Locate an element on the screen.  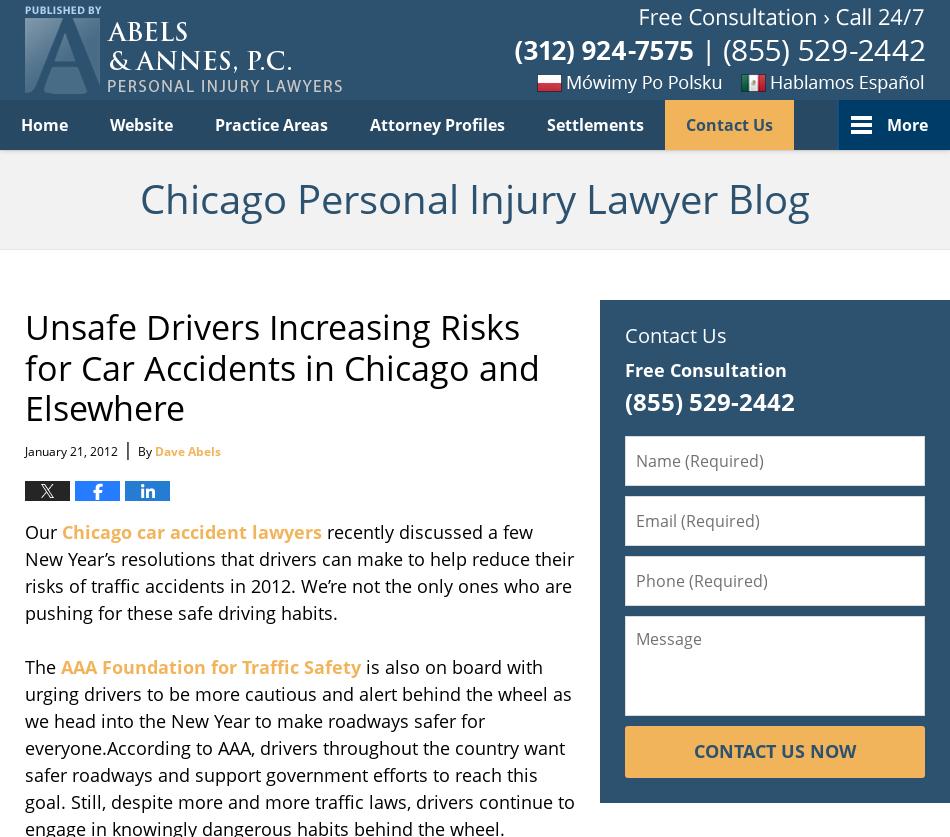
'Website' is located at coordinates (141, 124).